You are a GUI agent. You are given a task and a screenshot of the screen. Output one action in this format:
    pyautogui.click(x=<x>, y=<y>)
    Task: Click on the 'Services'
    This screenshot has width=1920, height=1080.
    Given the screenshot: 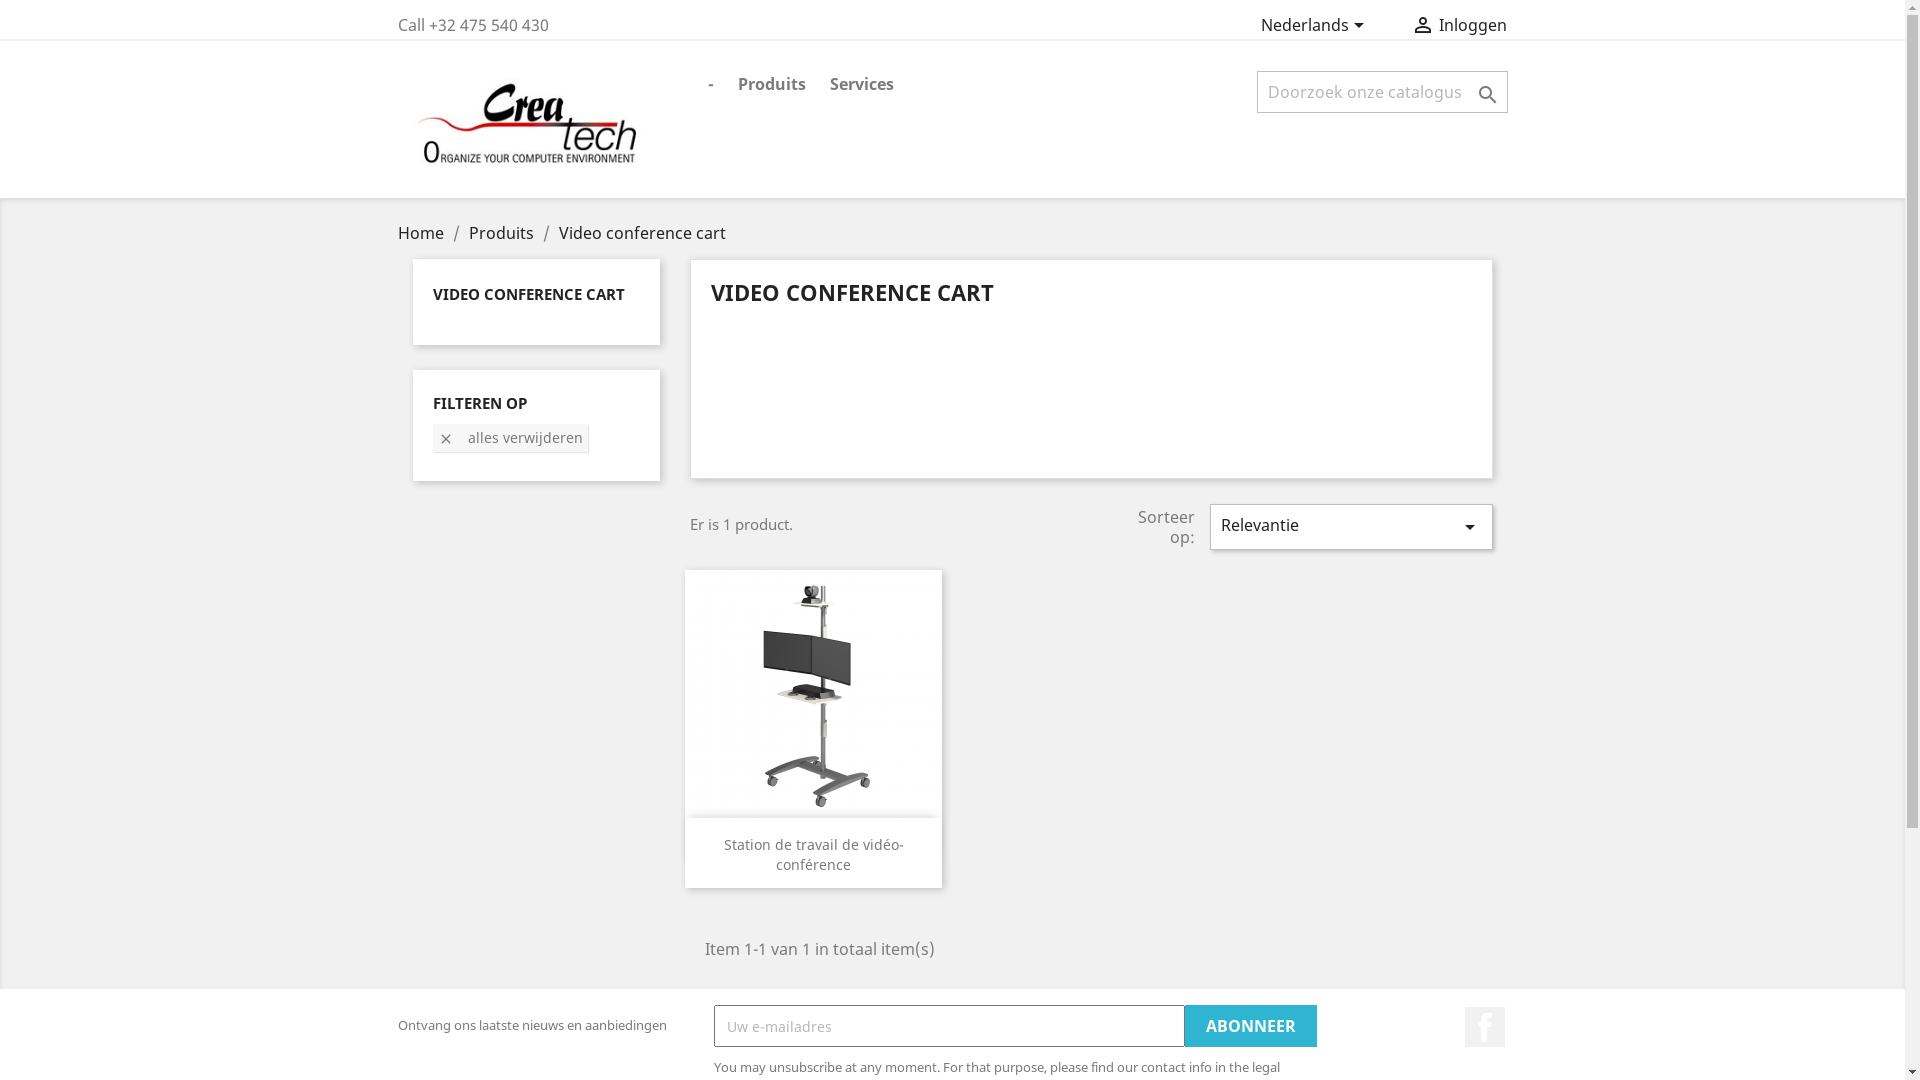 What is the action you would take?
    pyautogui.click(x=862, y=84)
    